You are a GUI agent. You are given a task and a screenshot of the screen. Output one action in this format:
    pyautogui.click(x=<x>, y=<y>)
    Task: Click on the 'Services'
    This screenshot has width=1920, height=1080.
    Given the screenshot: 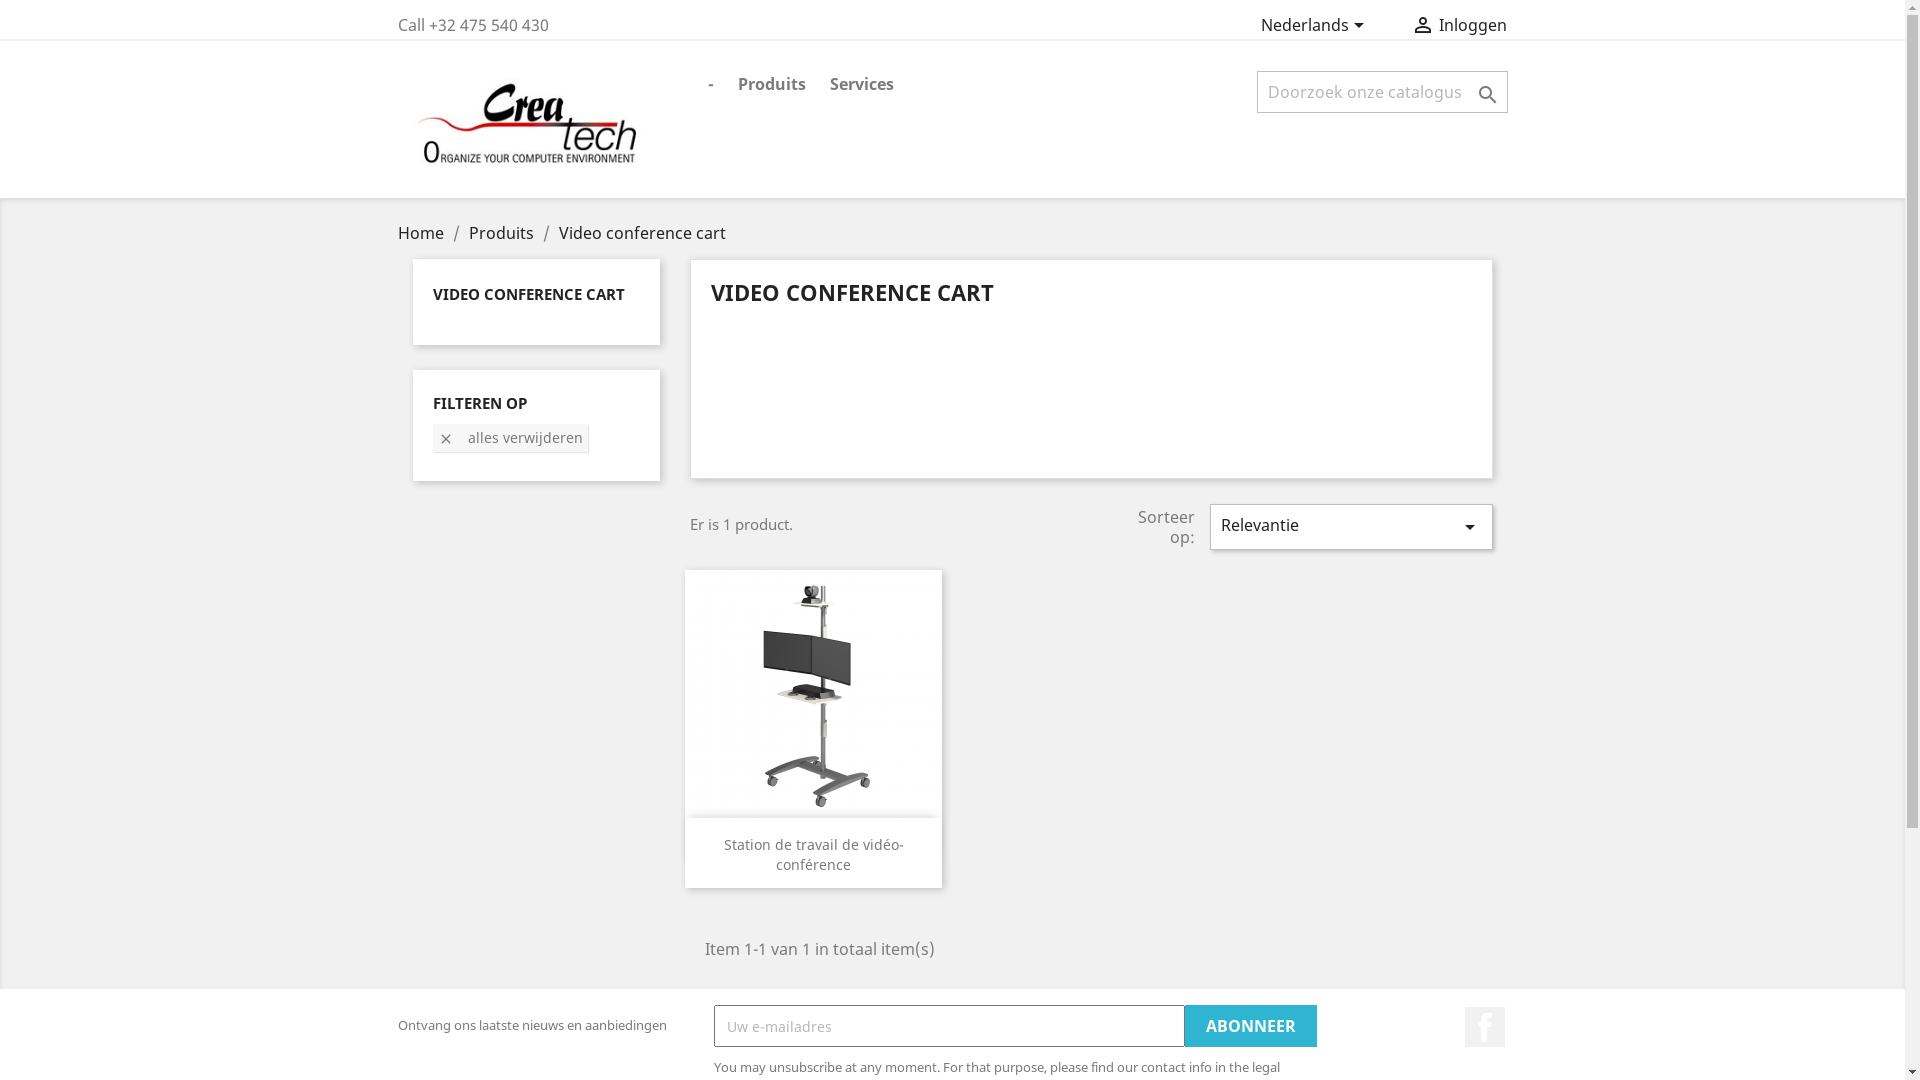 What is the action you would take?
    pyautogui.click(x=862, y=84)
    